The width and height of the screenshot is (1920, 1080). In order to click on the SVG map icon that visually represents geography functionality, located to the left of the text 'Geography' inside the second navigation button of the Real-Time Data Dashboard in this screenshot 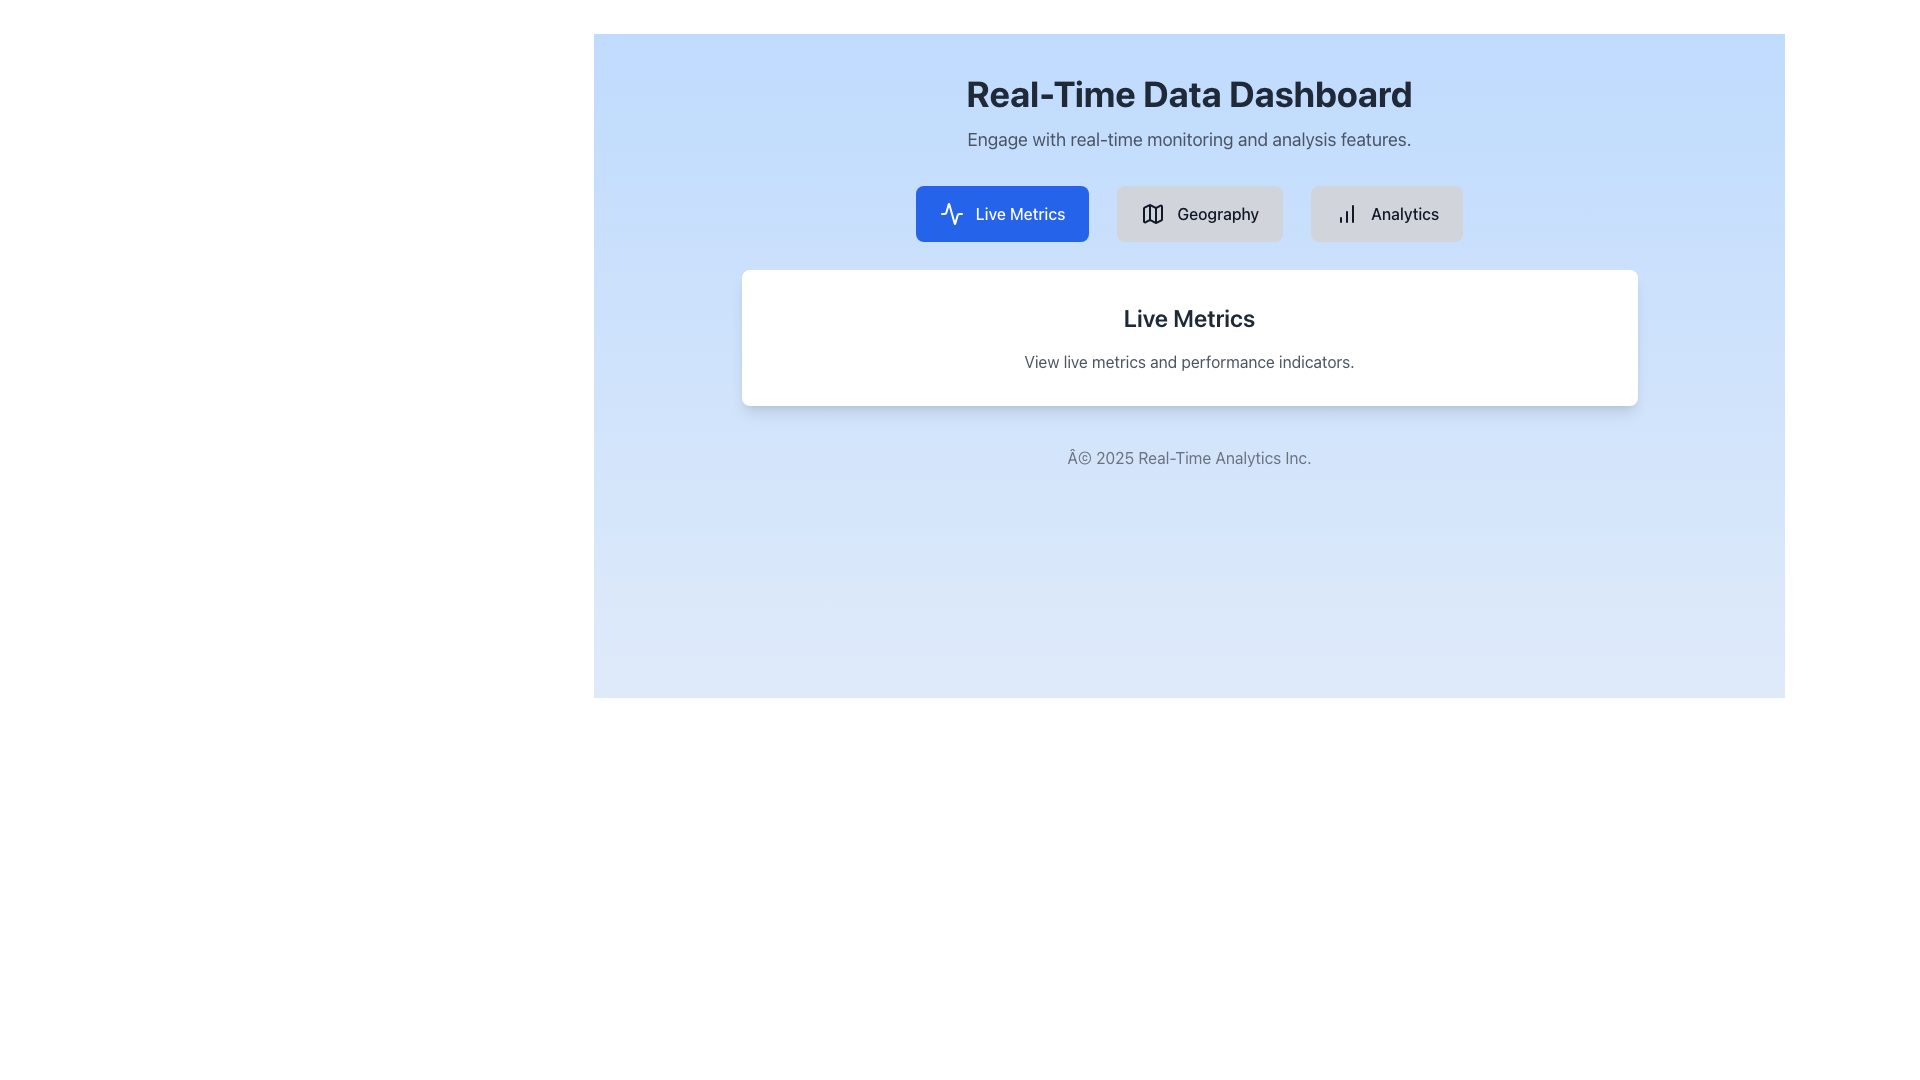, I will do `click(1153, 213)`.